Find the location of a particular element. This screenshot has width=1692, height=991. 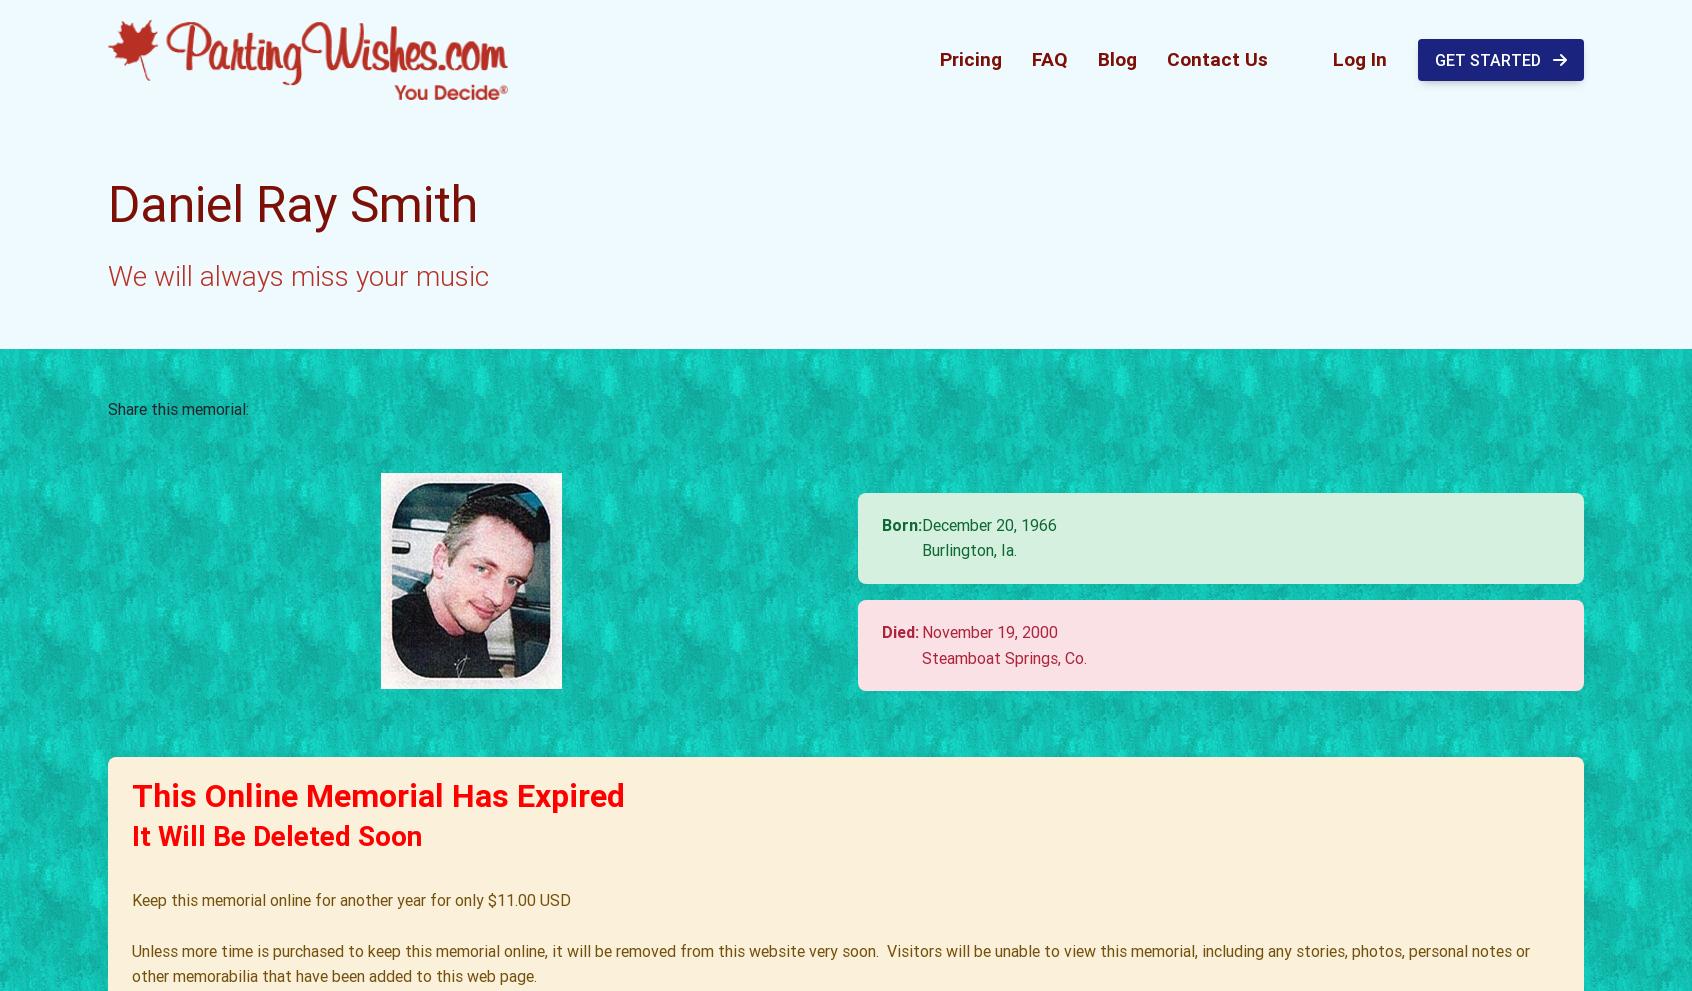

'Daniel,' is located at coordinates (1006, 70).